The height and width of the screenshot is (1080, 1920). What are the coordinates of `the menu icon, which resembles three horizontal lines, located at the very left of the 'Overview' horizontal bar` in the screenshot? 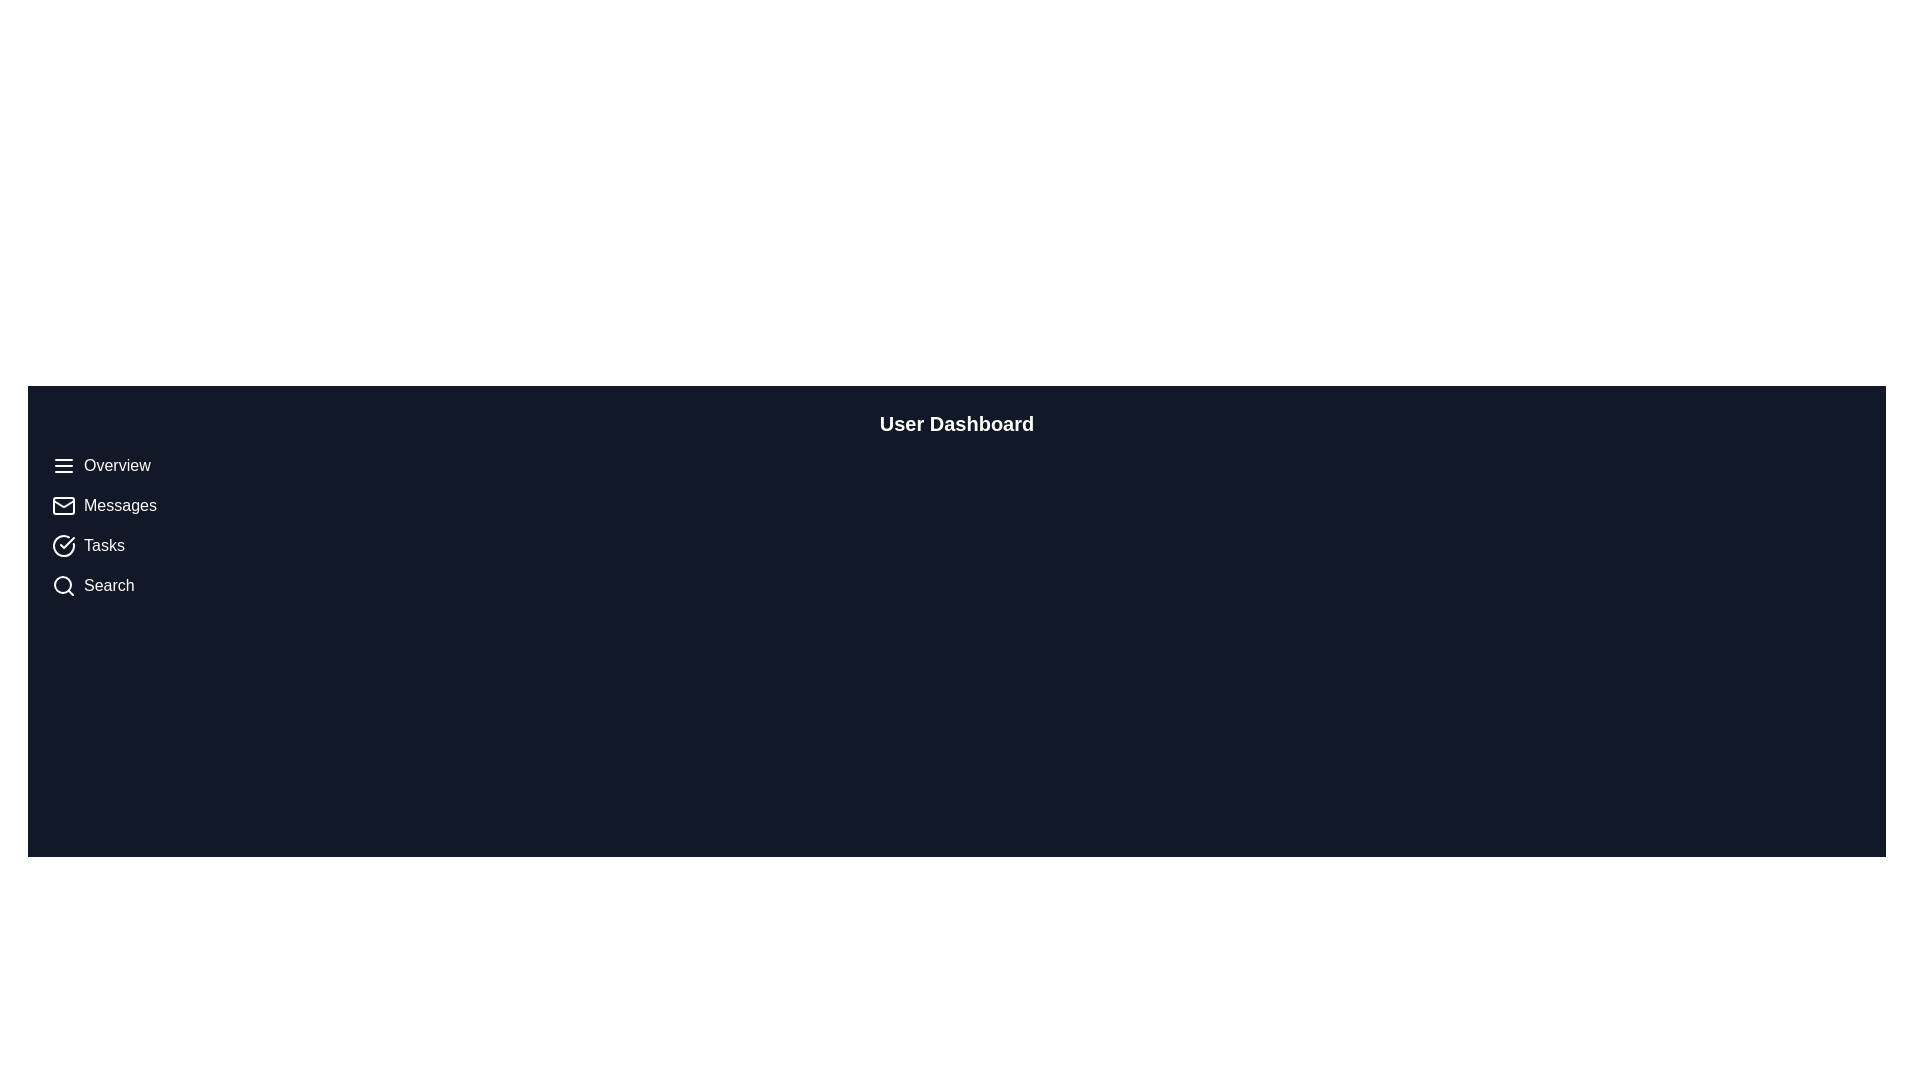 It's located at (63, 466).